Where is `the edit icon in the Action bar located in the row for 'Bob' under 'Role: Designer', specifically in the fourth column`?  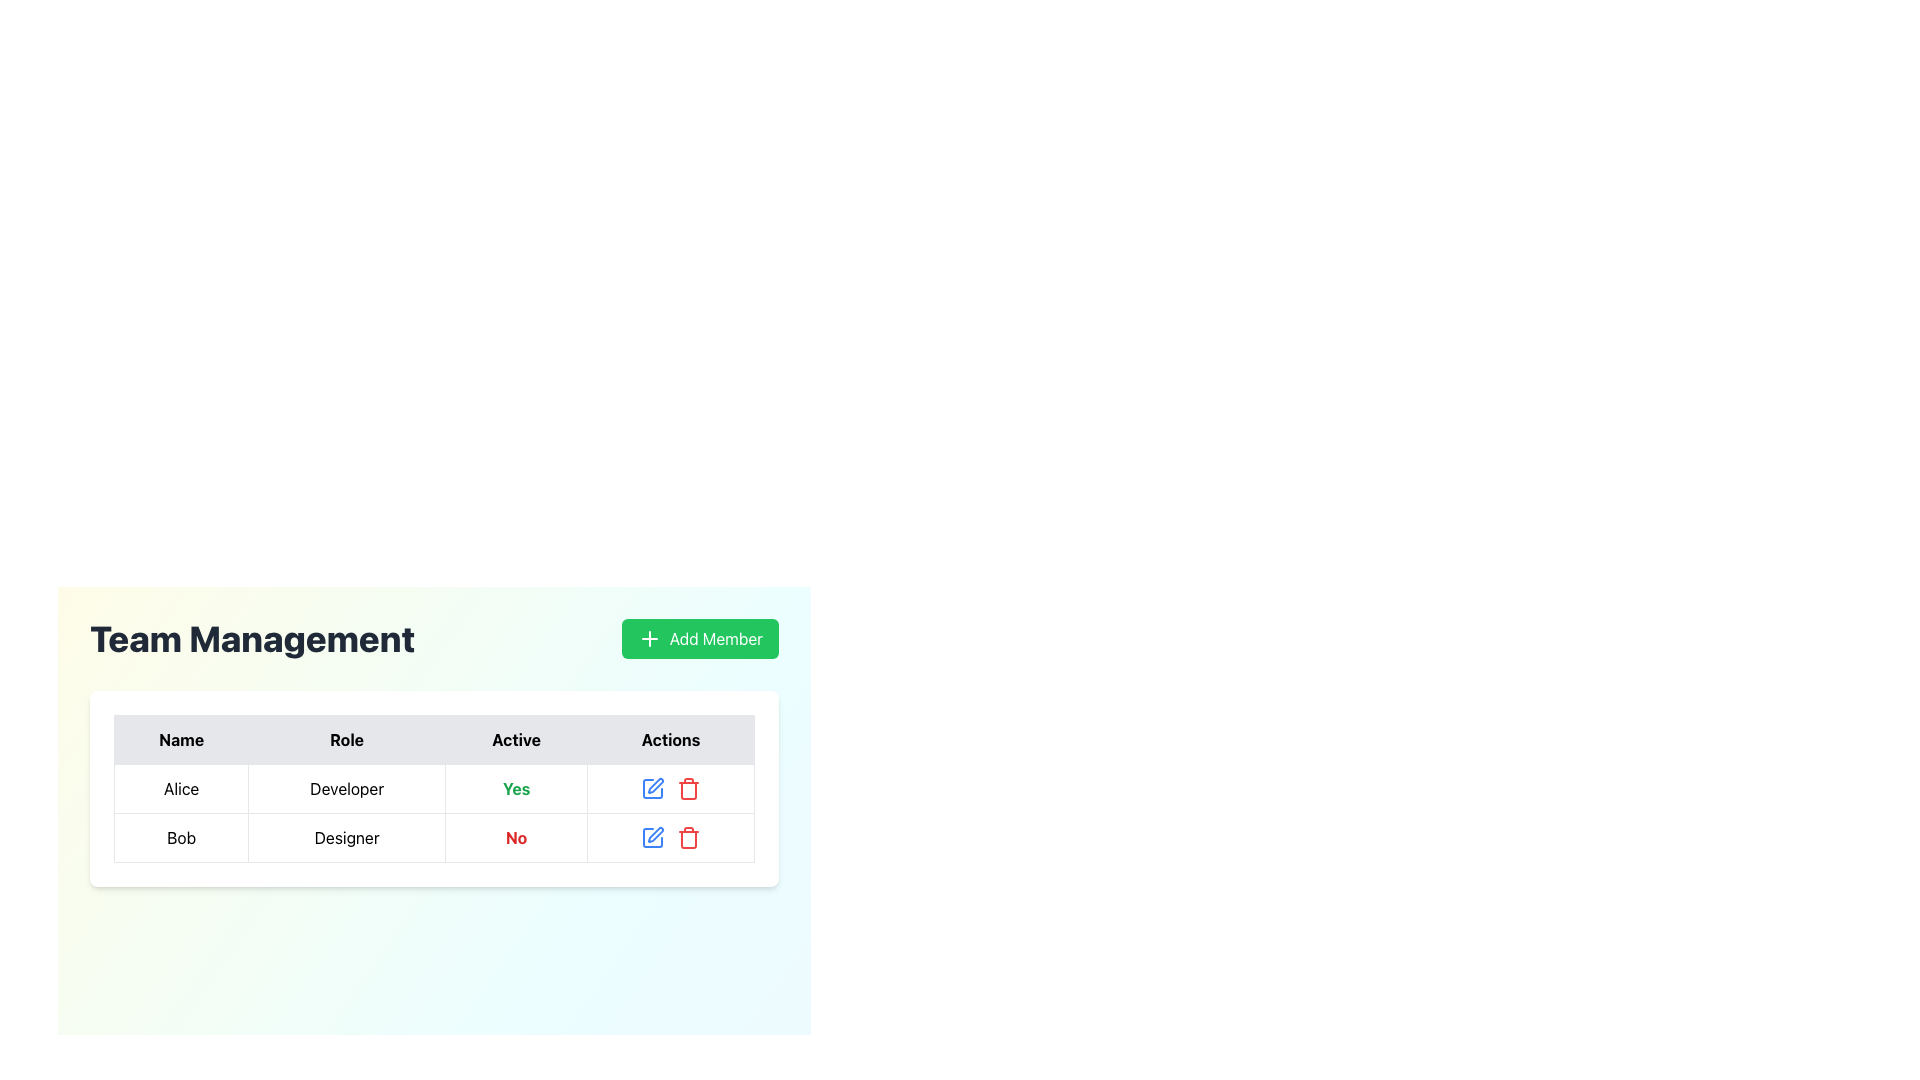
the edit icon in the Action bar located in the row for 'Bob' under 'Role: Designer', specifically in the fourth column is located at coordinates (671, 837).